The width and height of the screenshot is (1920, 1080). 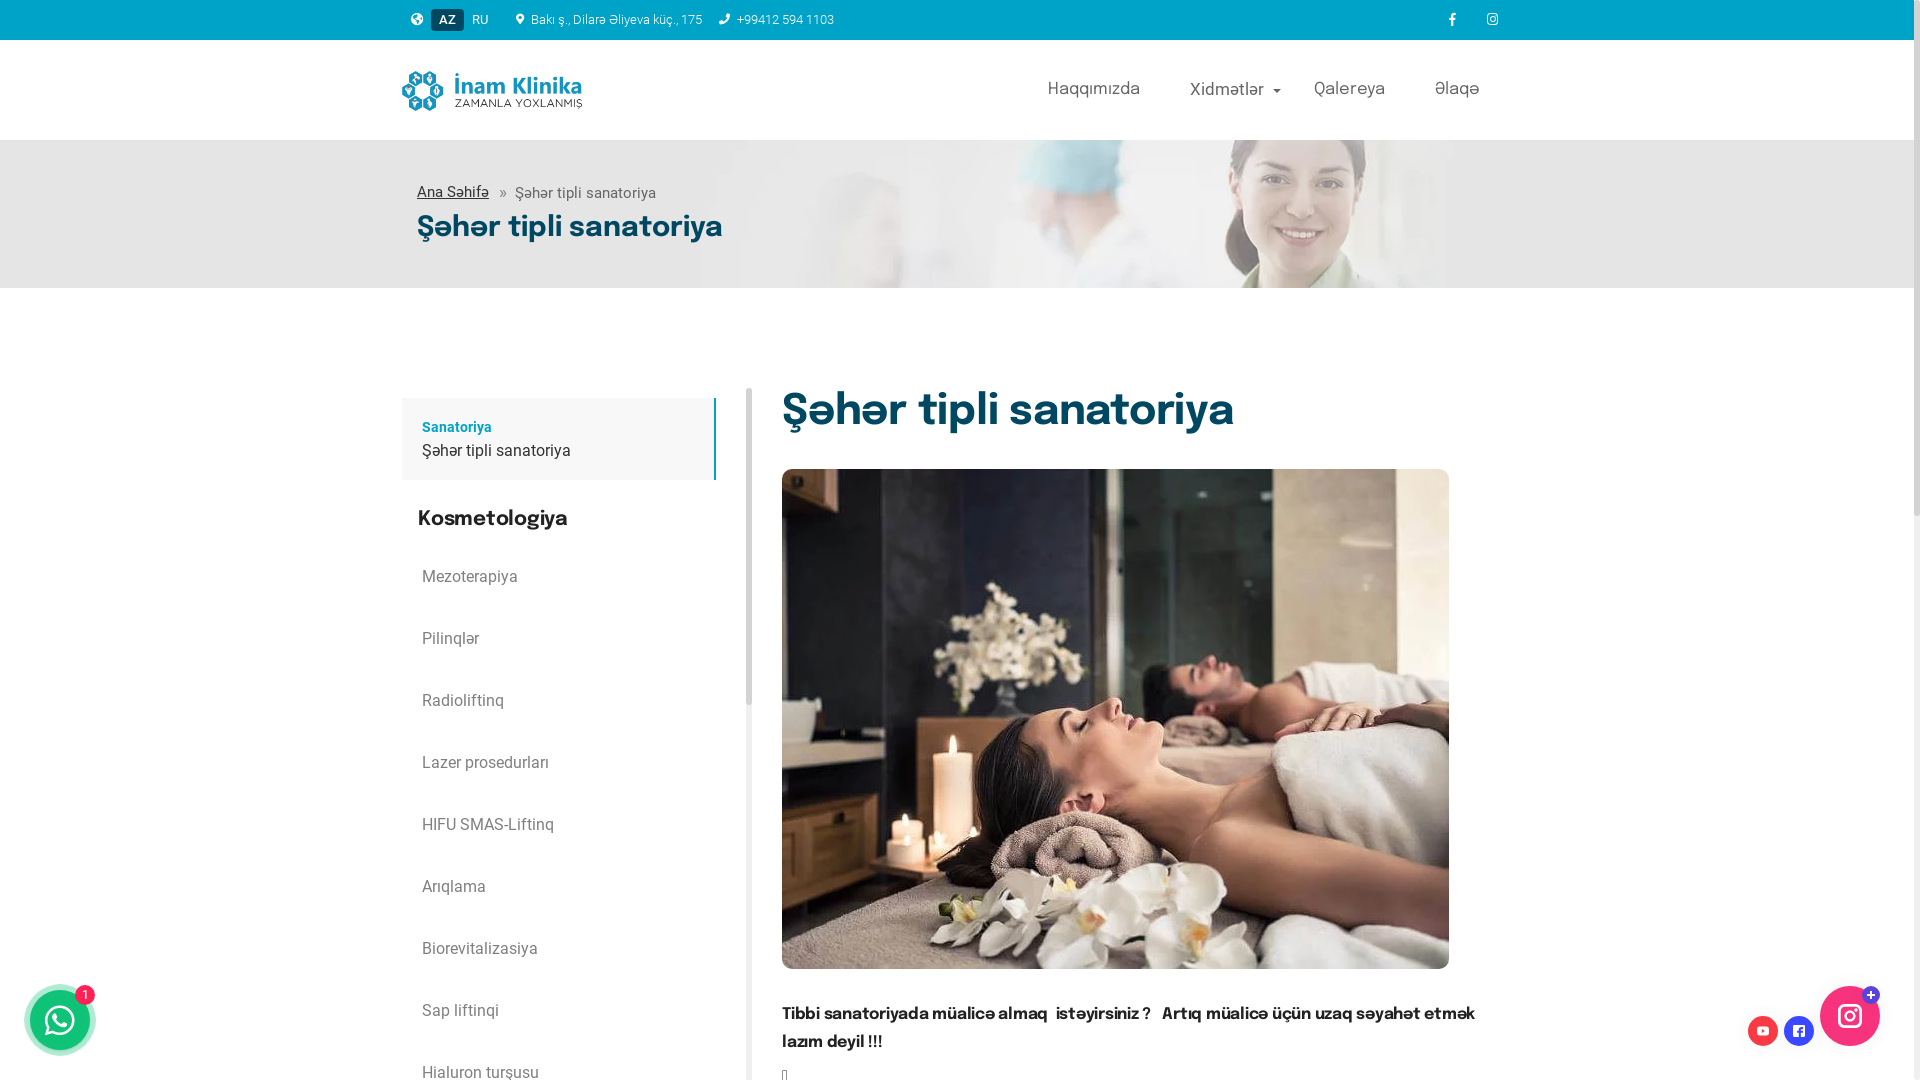 What do you see at coordinates (446, 19) in the screenshot?
I see `'AZ'` at bounding box center [446, 19].